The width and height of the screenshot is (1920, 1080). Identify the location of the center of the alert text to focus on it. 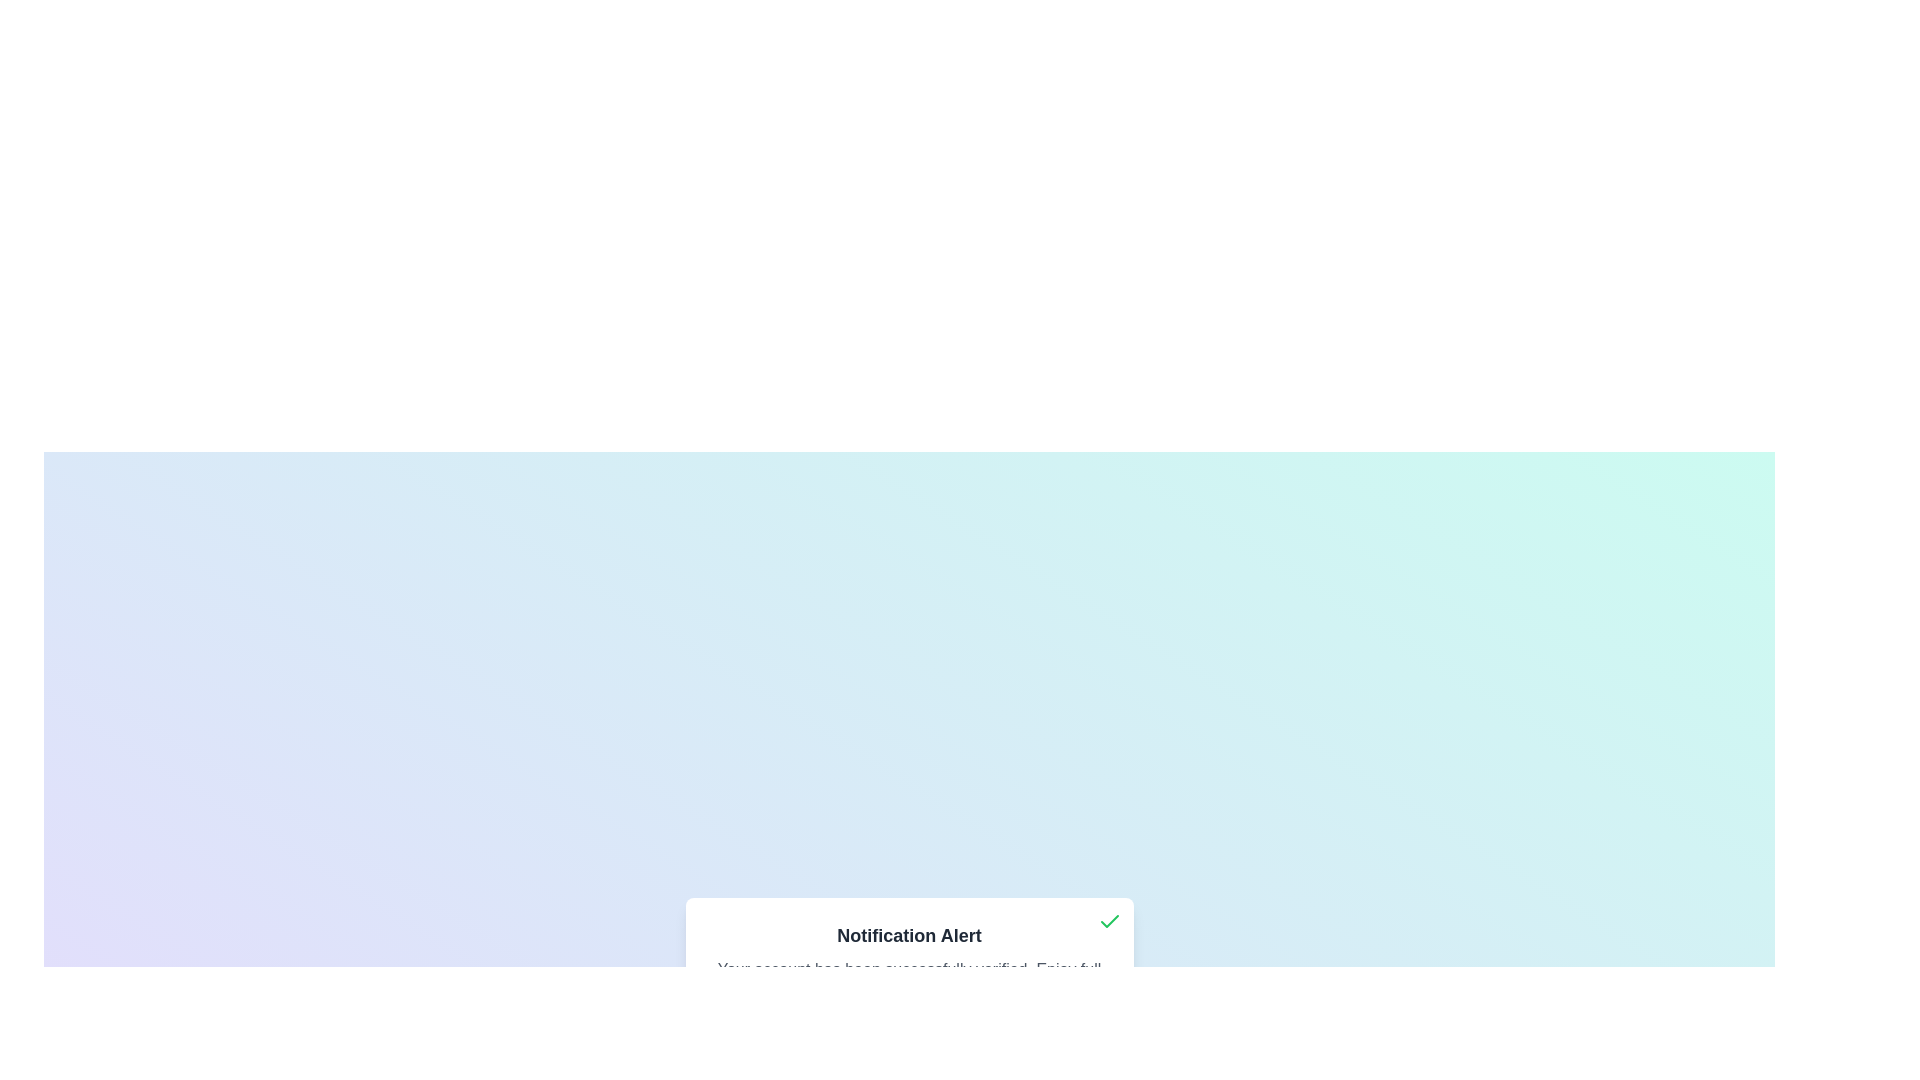
(908, 981).